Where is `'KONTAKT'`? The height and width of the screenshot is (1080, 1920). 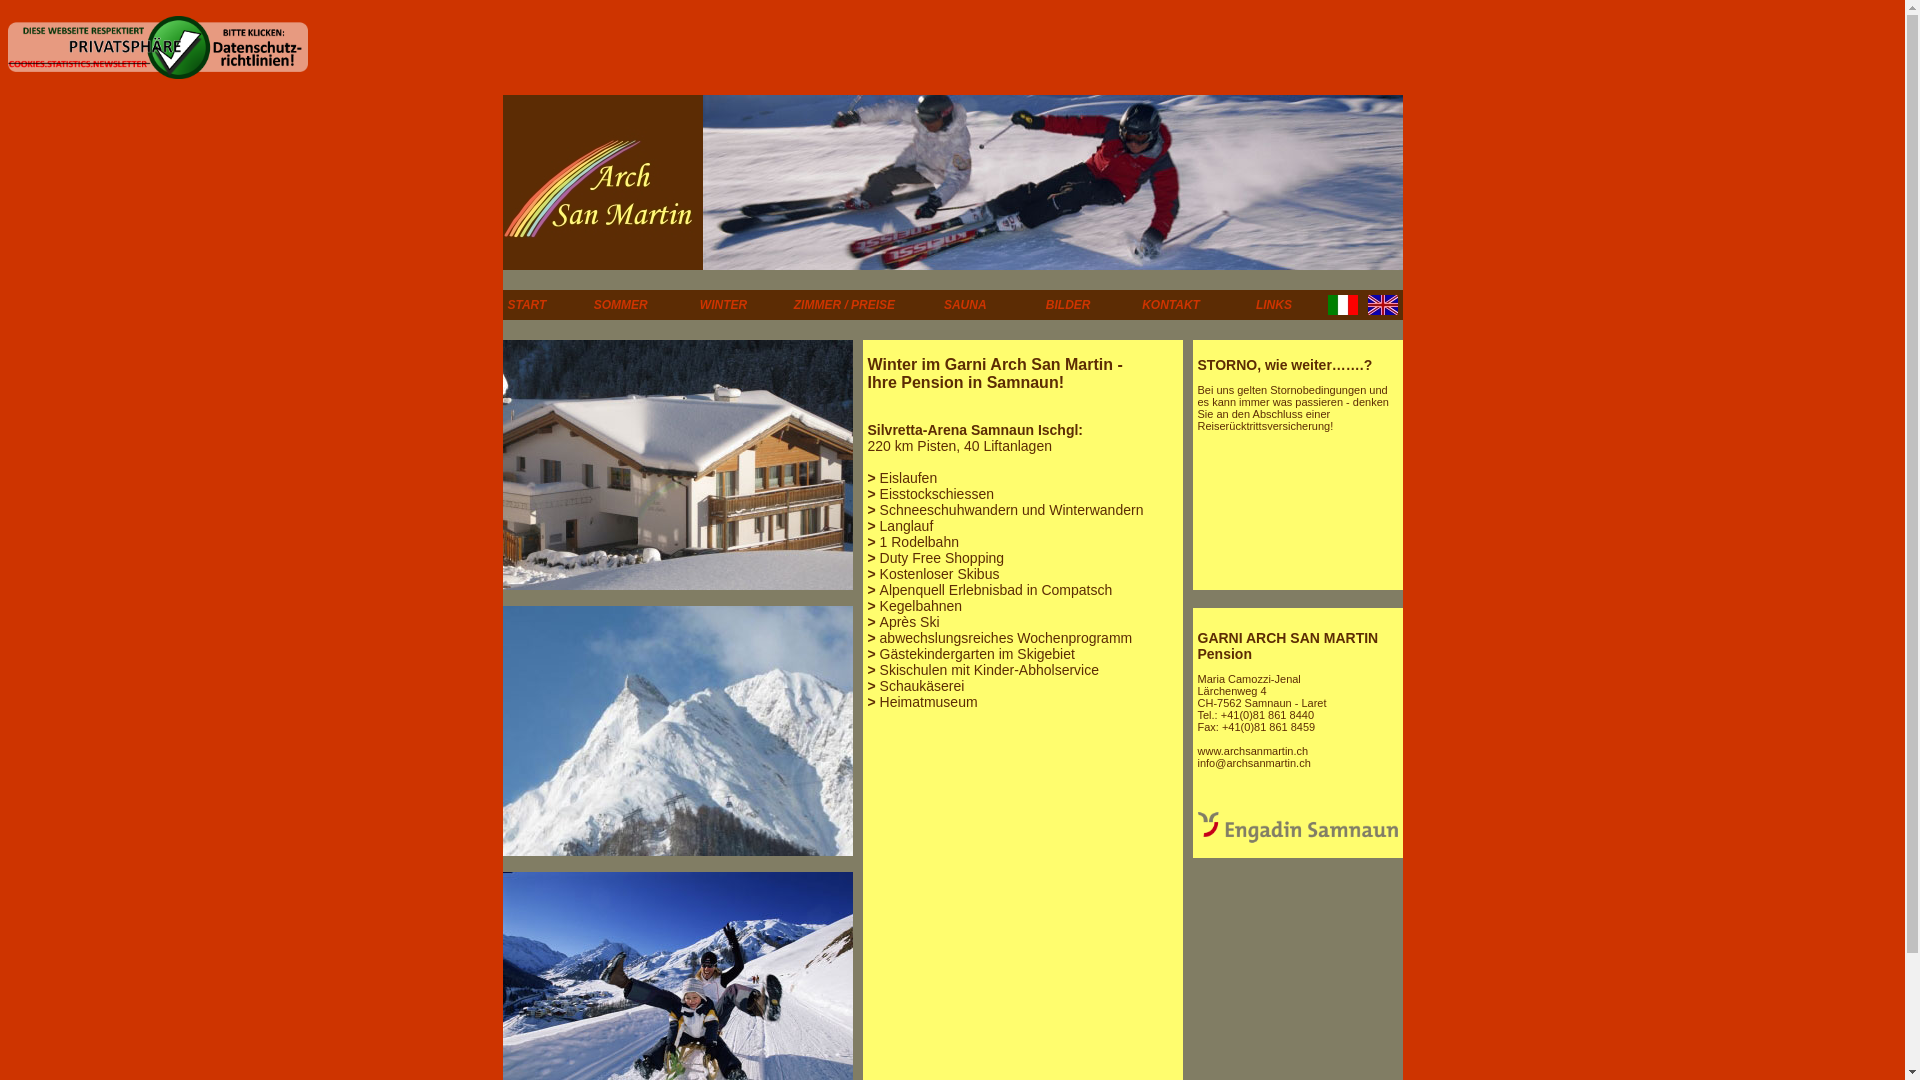
'KONTAKT' is located at coordinates (1171, 304).